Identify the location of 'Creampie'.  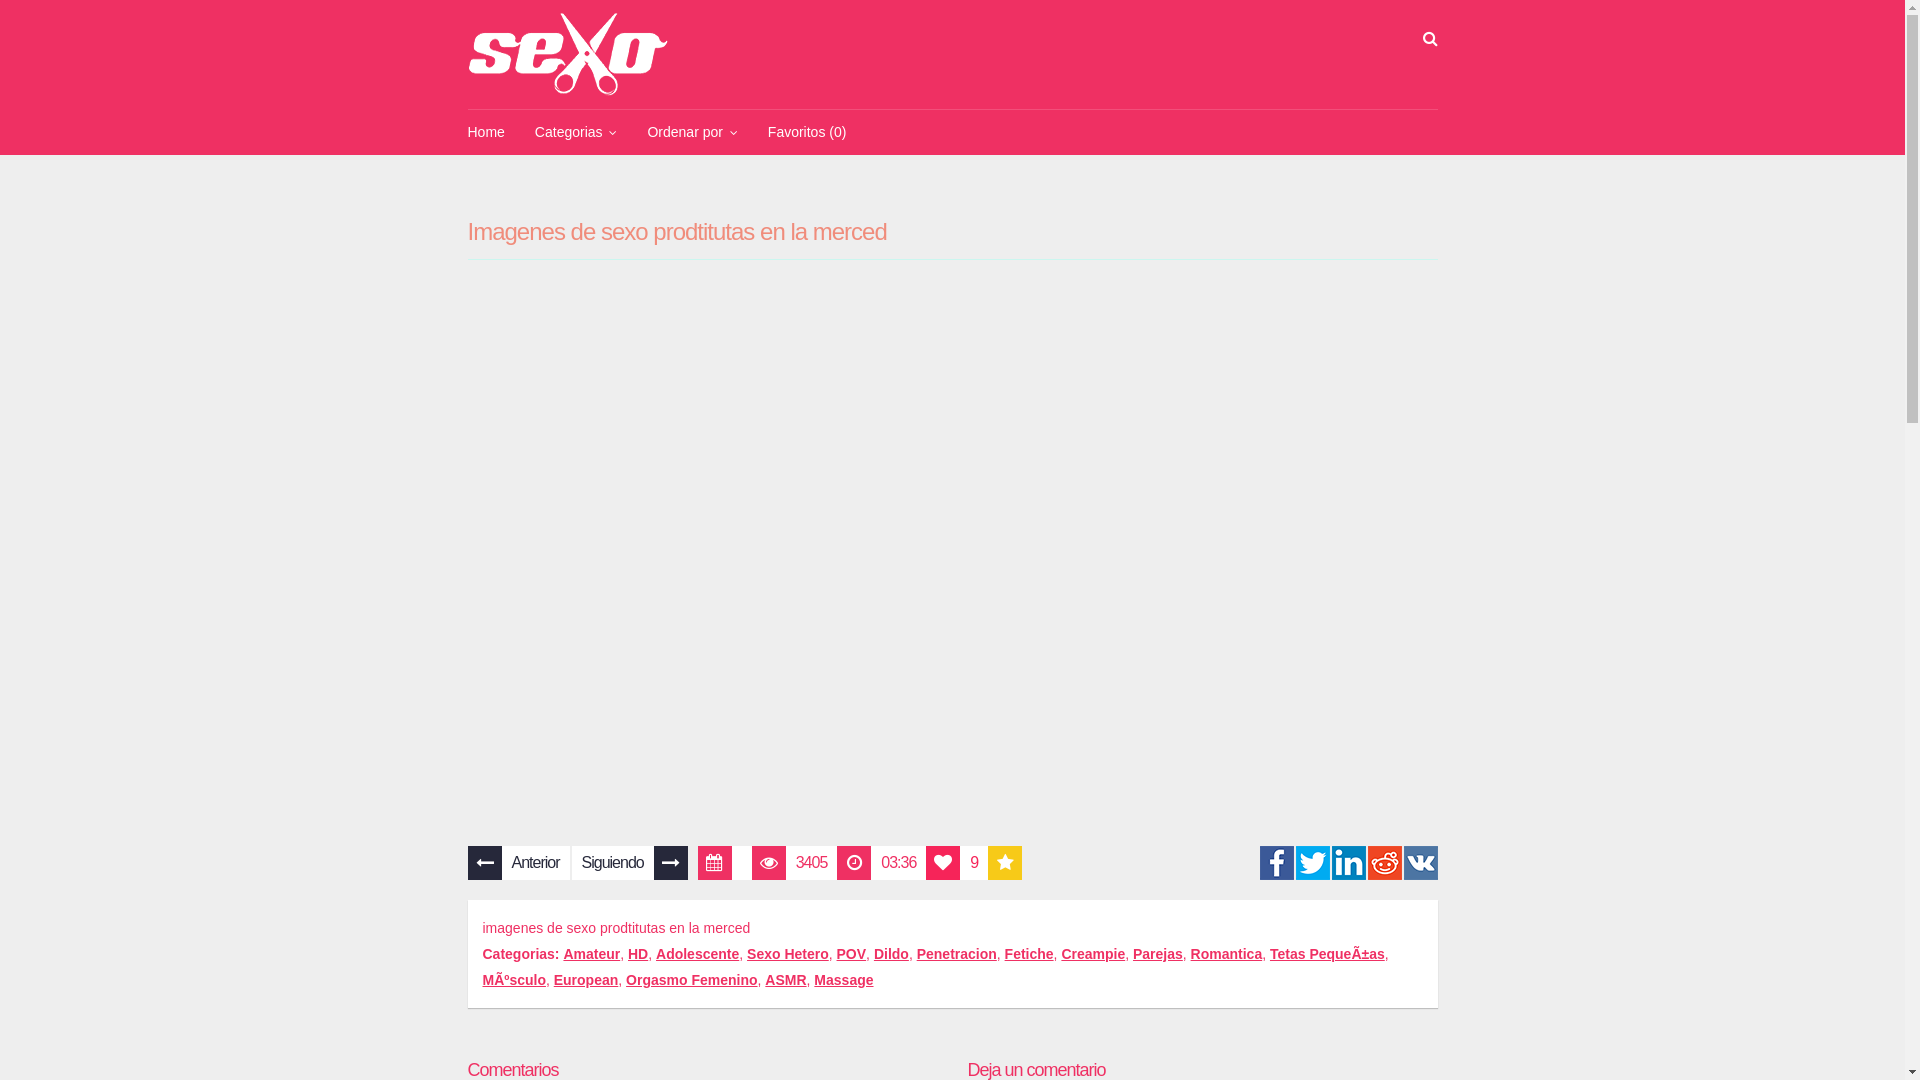
(1059, 952).